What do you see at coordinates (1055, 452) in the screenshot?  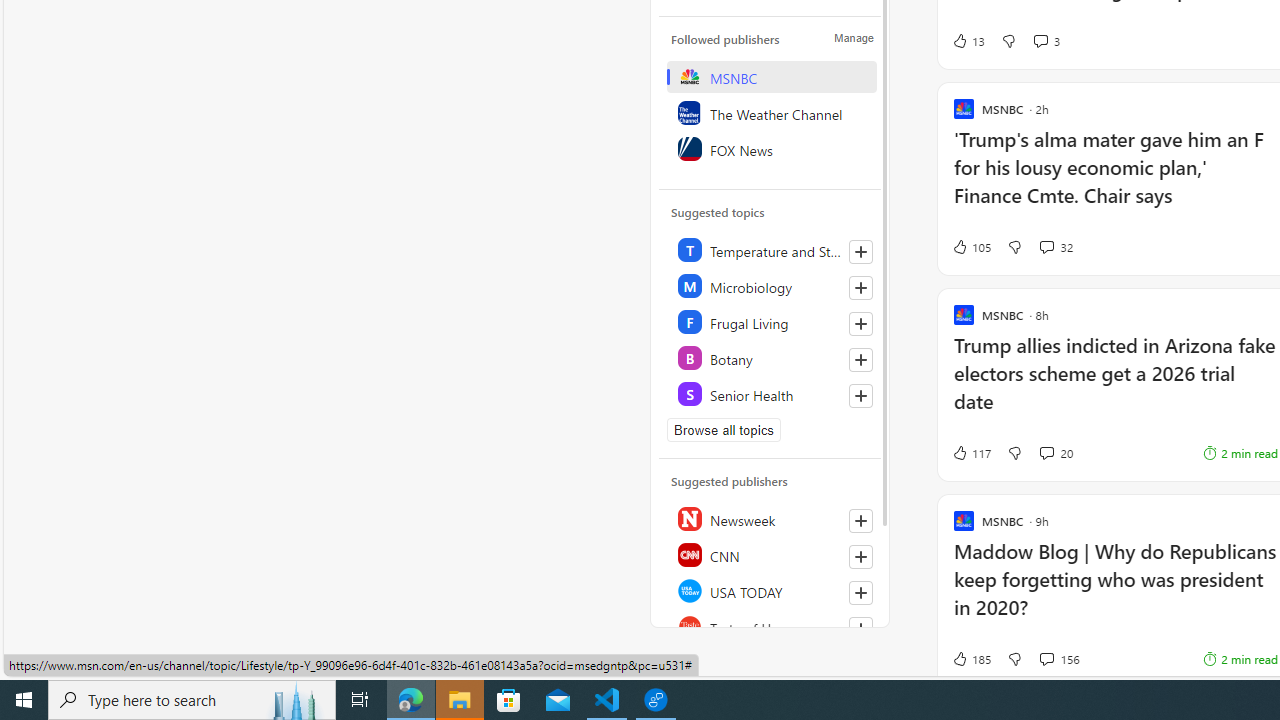 I see `'View comments 20 Comment'` at bounding box center [1055, 452].